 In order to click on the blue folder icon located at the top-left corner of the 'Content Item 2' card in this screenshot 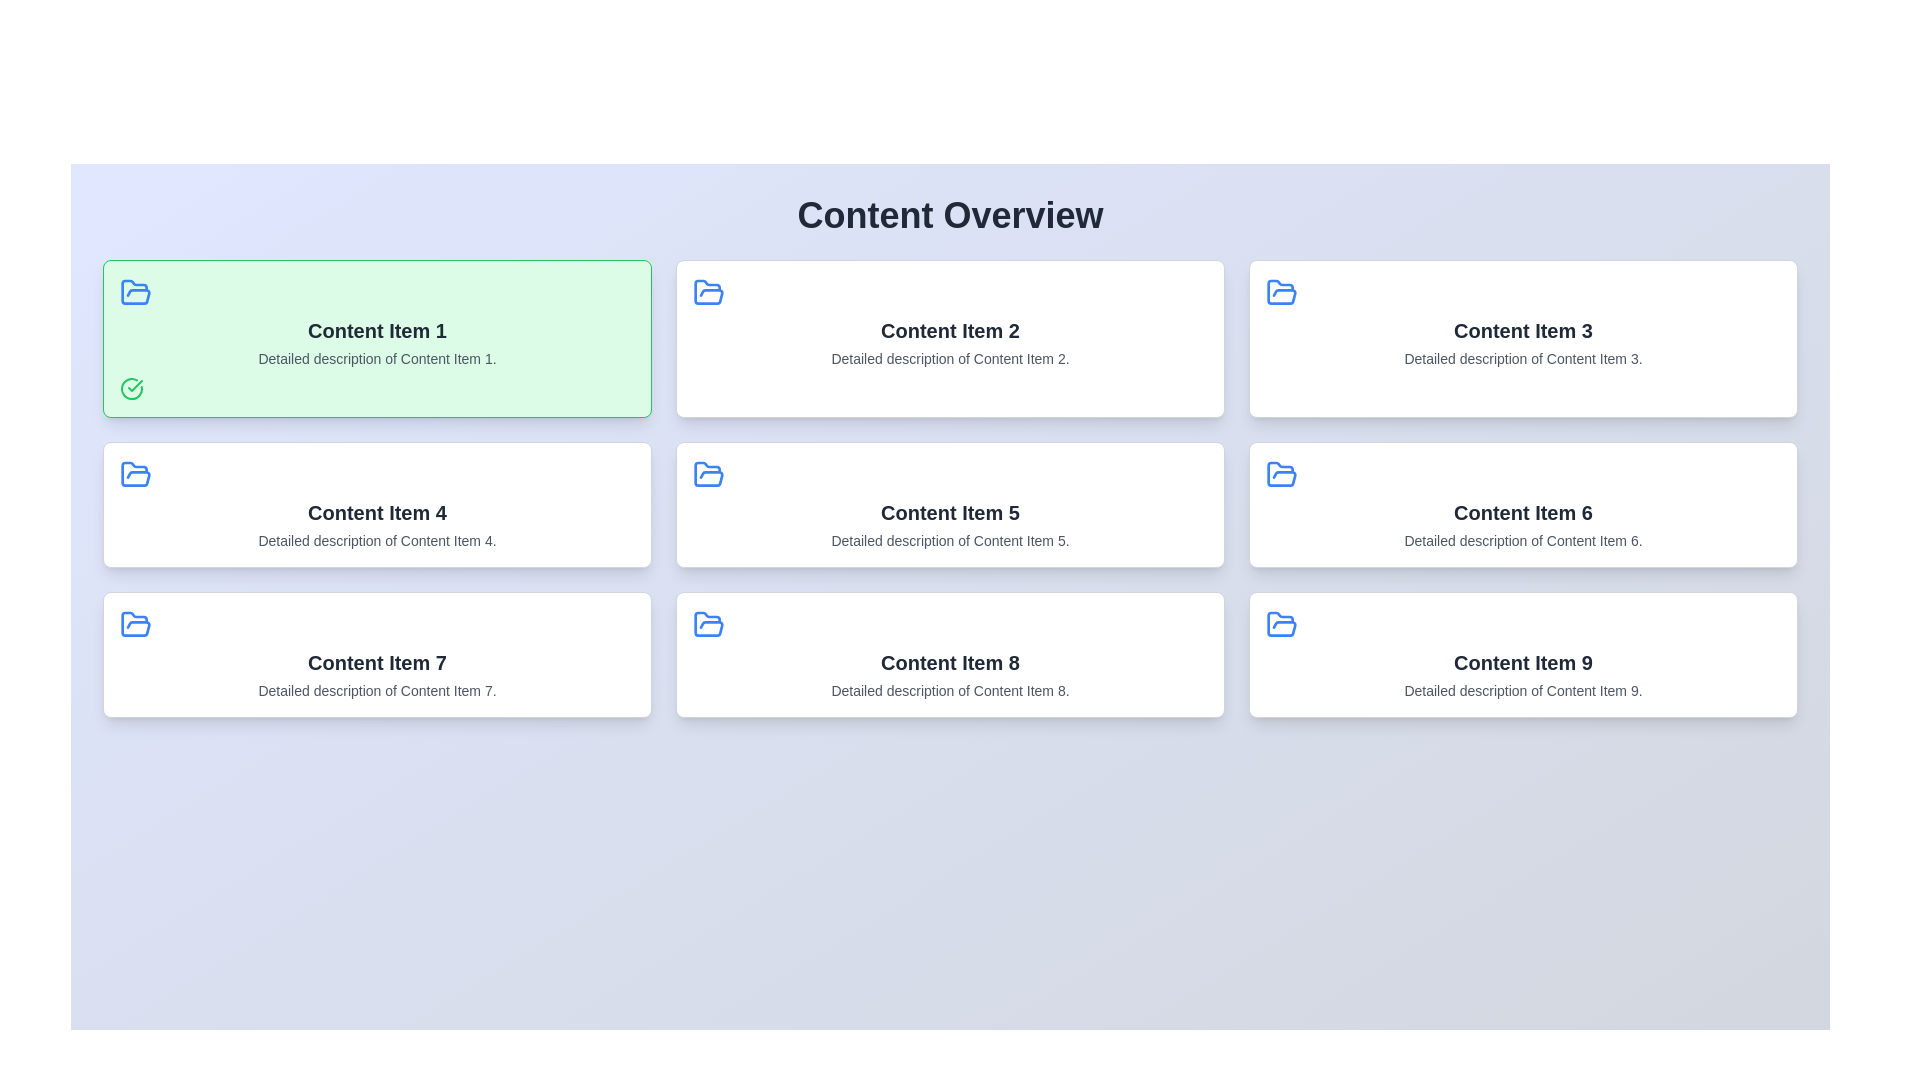, I will do `click(709, 293)`.